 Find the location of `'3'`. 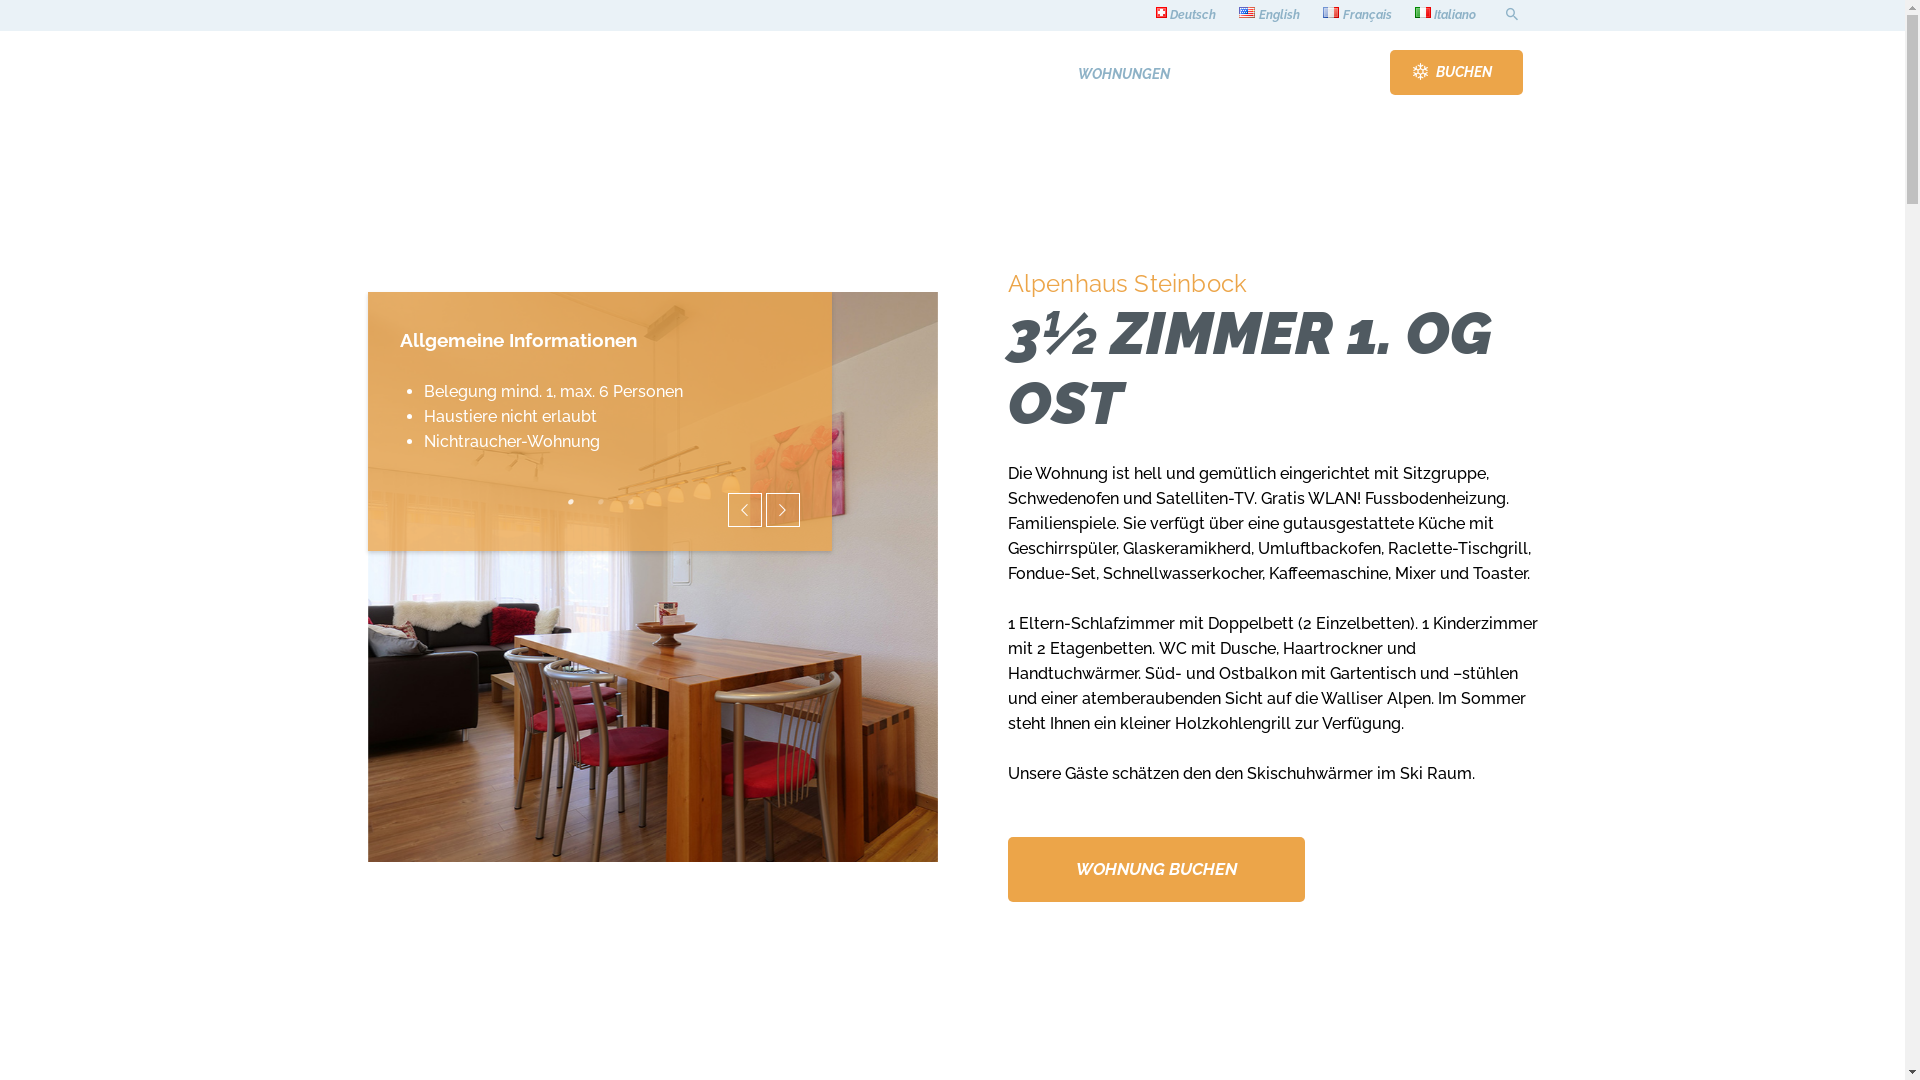

'3' is located at coordinates (618, 500).